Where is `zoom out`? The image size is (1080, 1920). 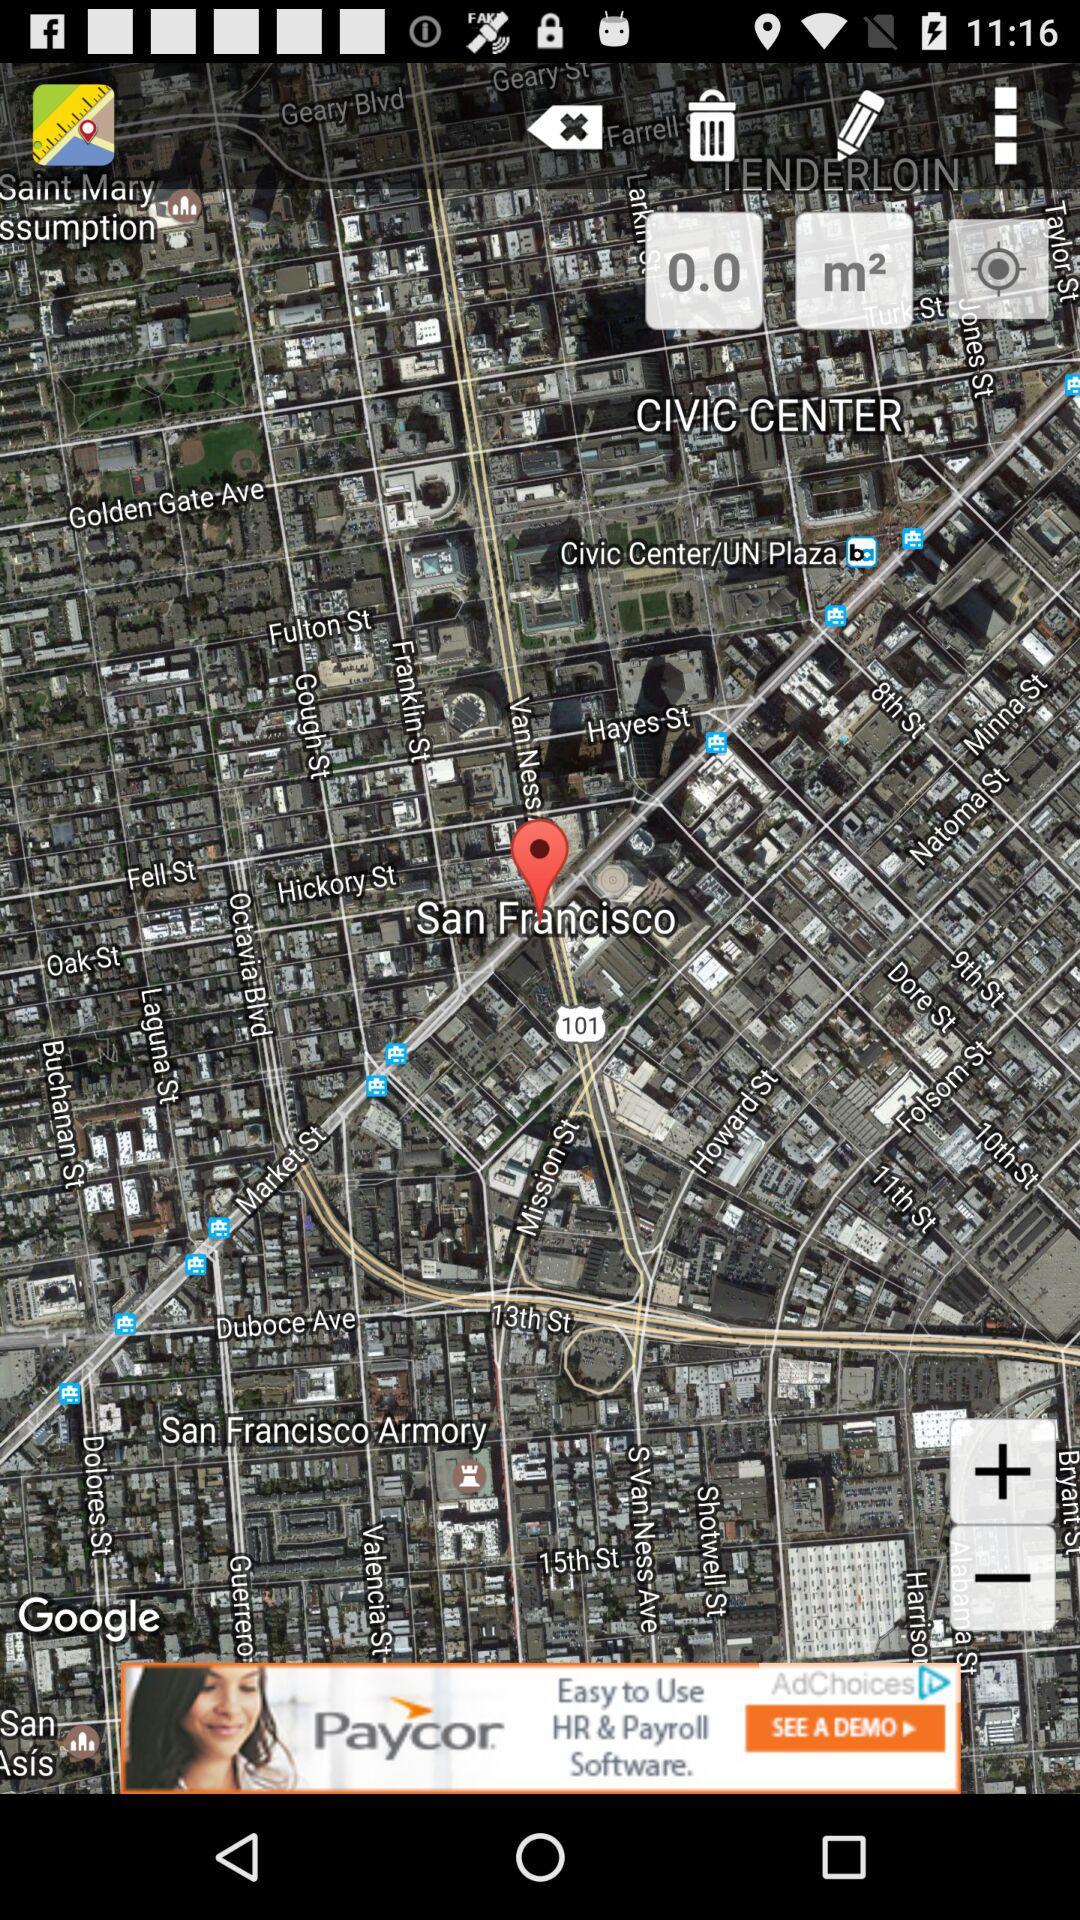
zoom out is located at coordinates (1002, 1577).